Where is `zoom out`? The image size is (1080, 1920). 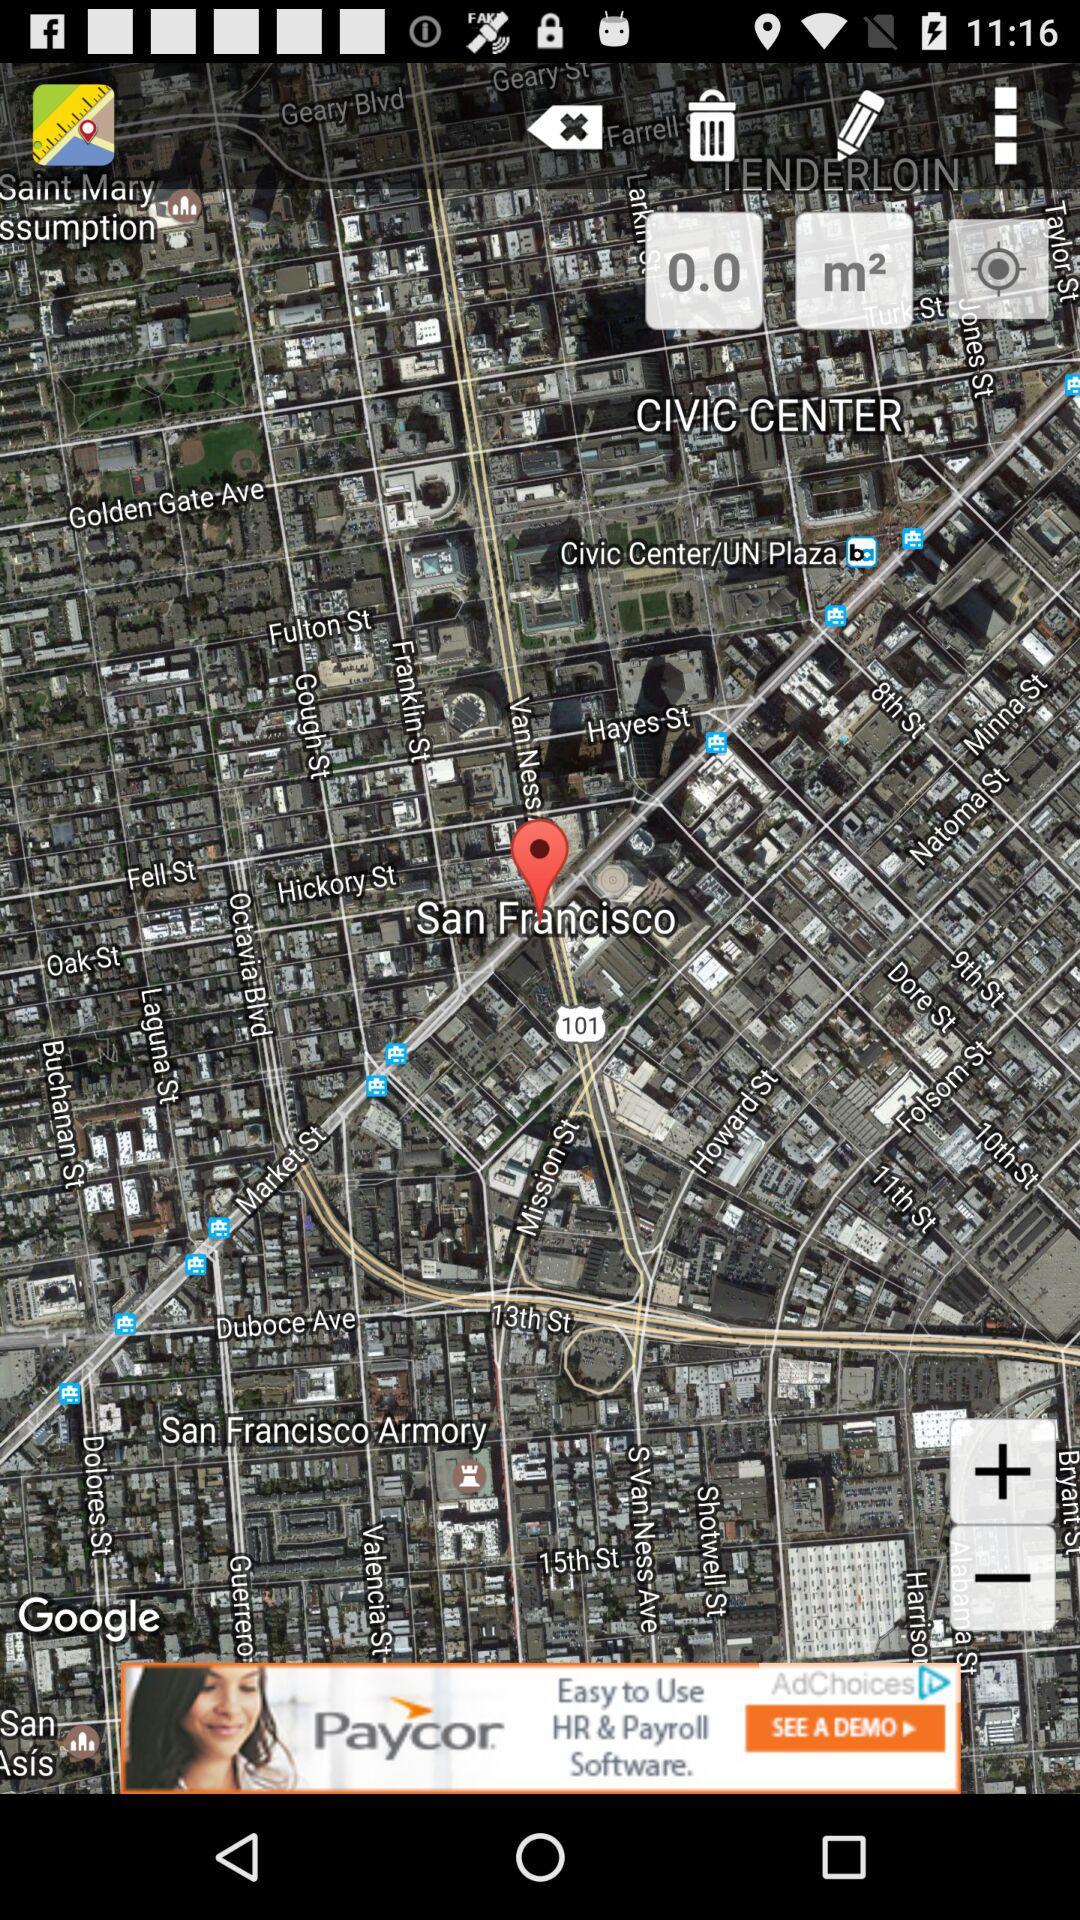
zoom out is located at coordinates (1002, 1577).